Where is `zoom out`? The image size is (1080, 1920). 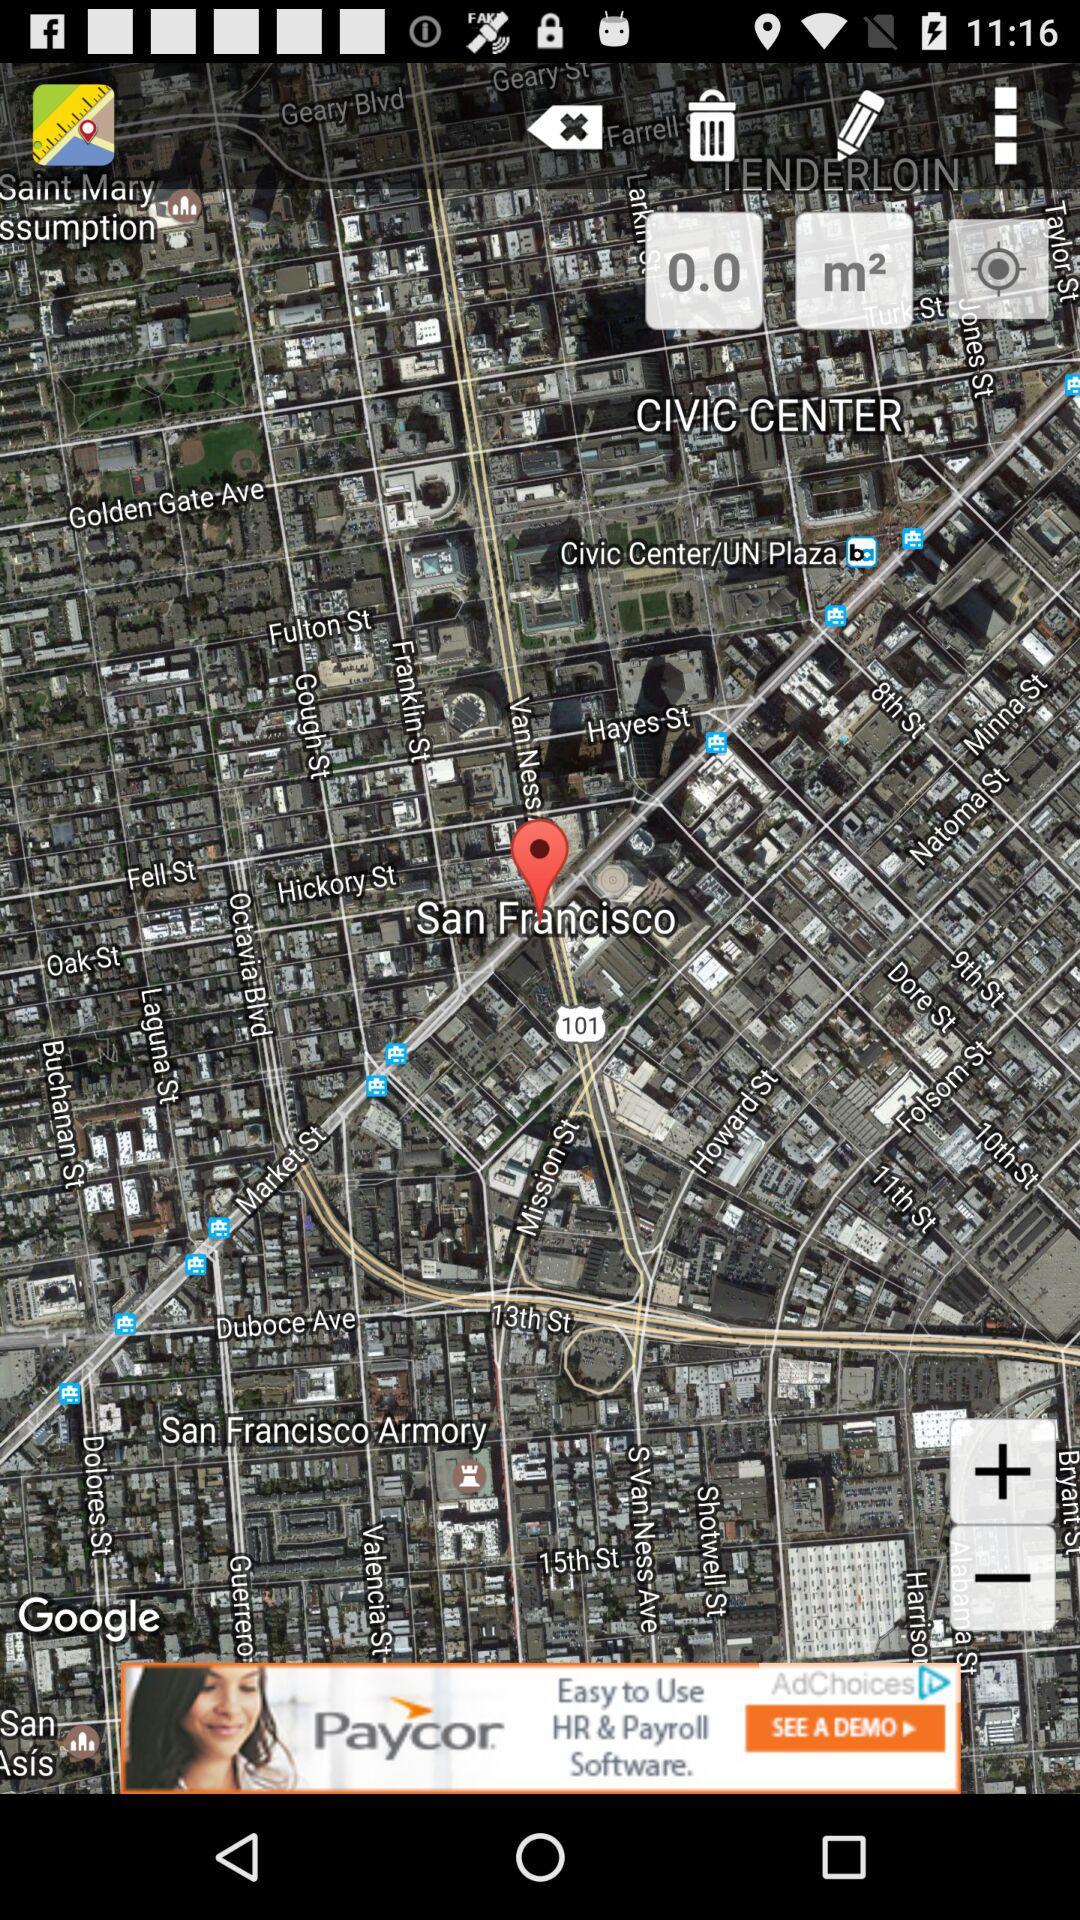
zoom out is located at coordinates (1002, 1577).